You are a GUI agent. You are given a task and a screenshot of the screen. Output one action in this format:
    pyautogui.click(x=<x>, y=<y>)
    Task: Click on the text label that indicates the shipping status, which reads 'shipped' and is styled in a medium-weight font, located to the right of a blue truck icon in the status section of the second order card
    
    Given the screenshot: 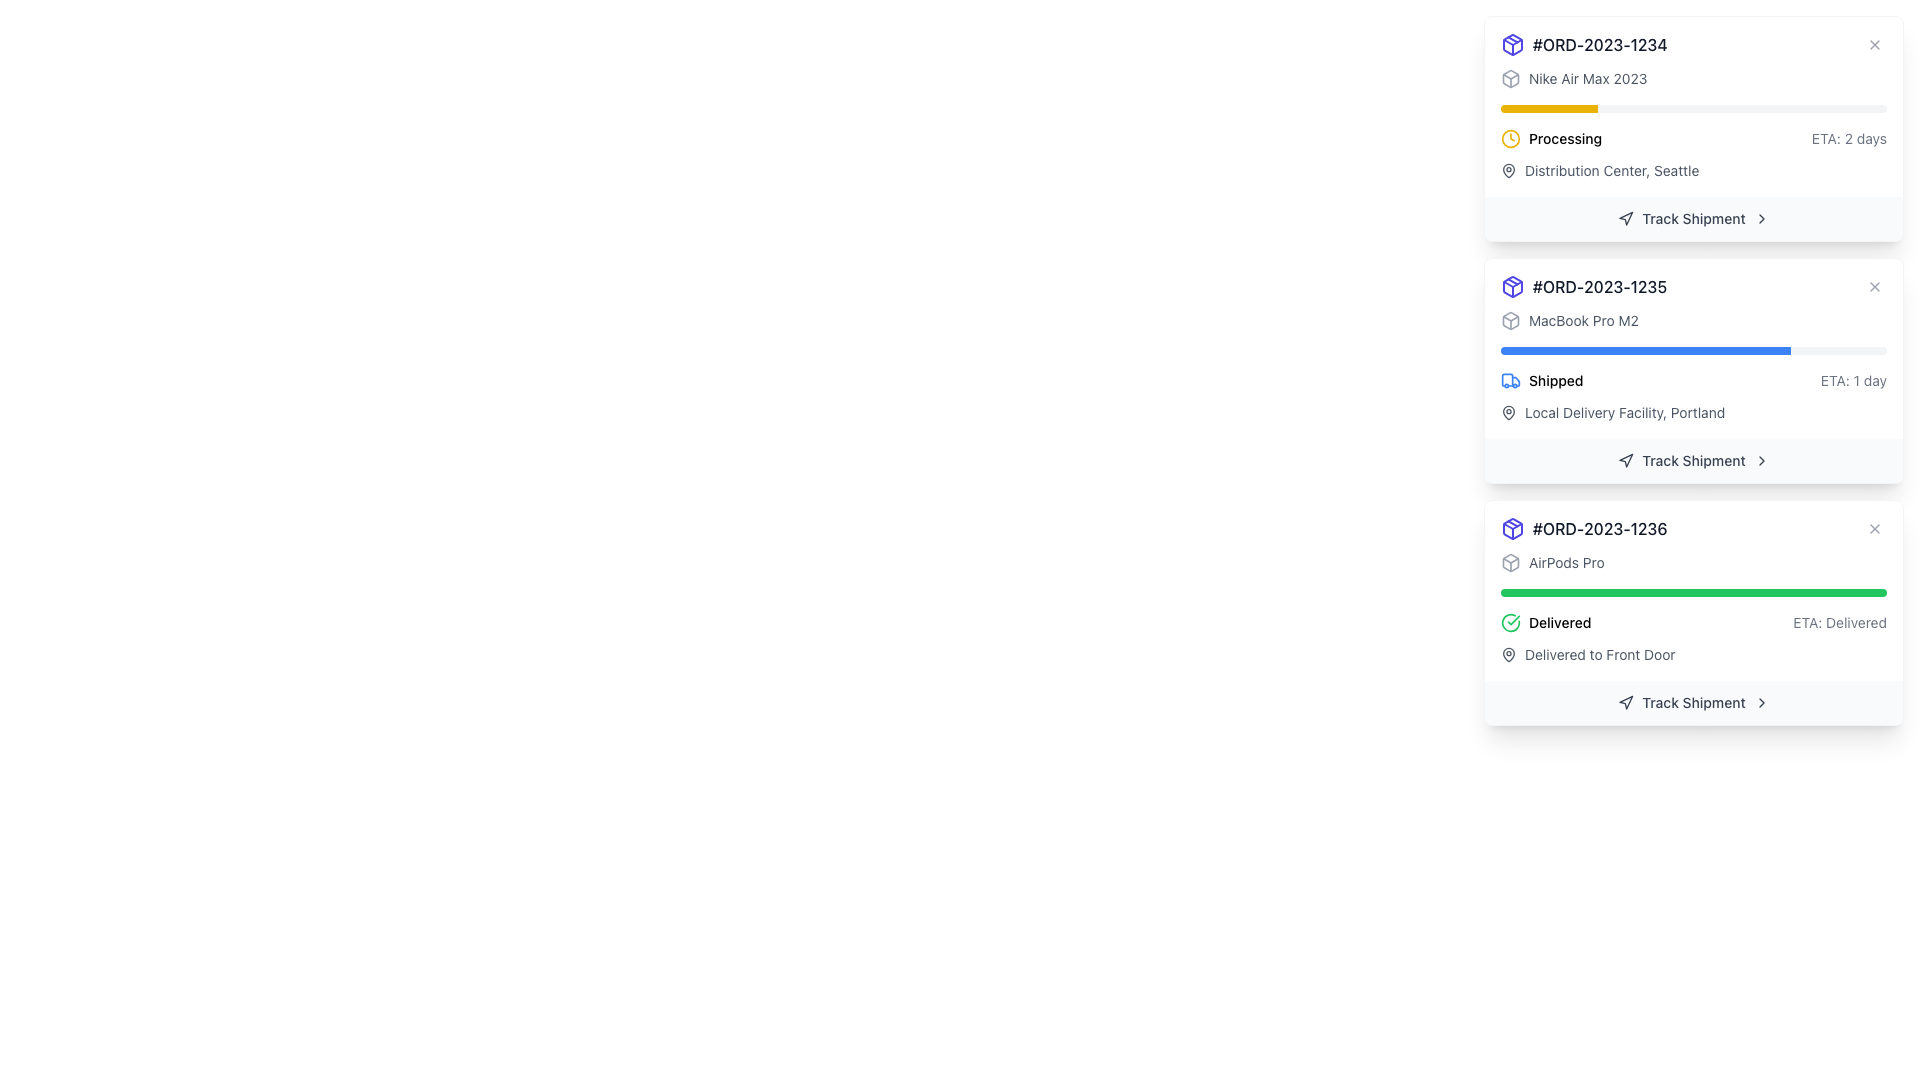 What is the action you would take?
    pyautogui.click(x=1555, y=381)
    